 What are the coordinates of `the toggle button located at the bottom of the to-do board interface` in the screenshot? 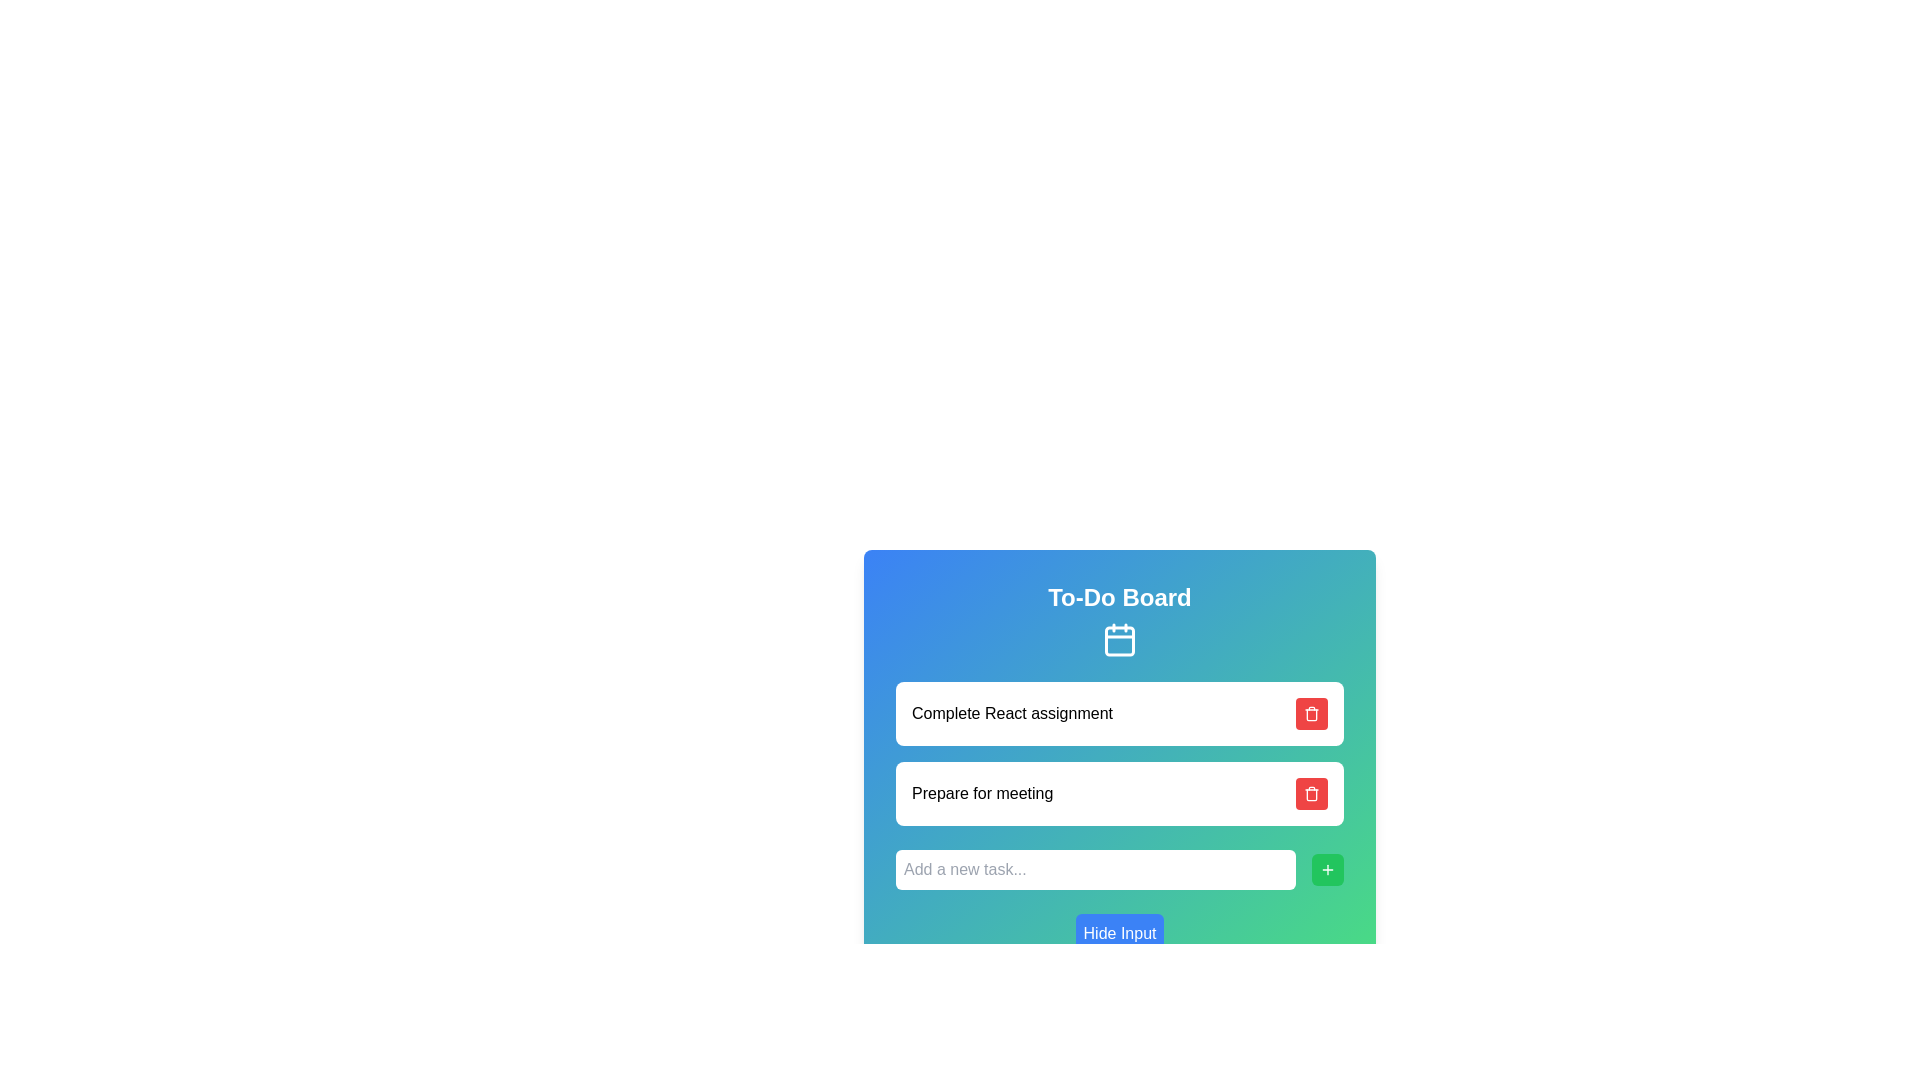 It's located at (1118, 933).